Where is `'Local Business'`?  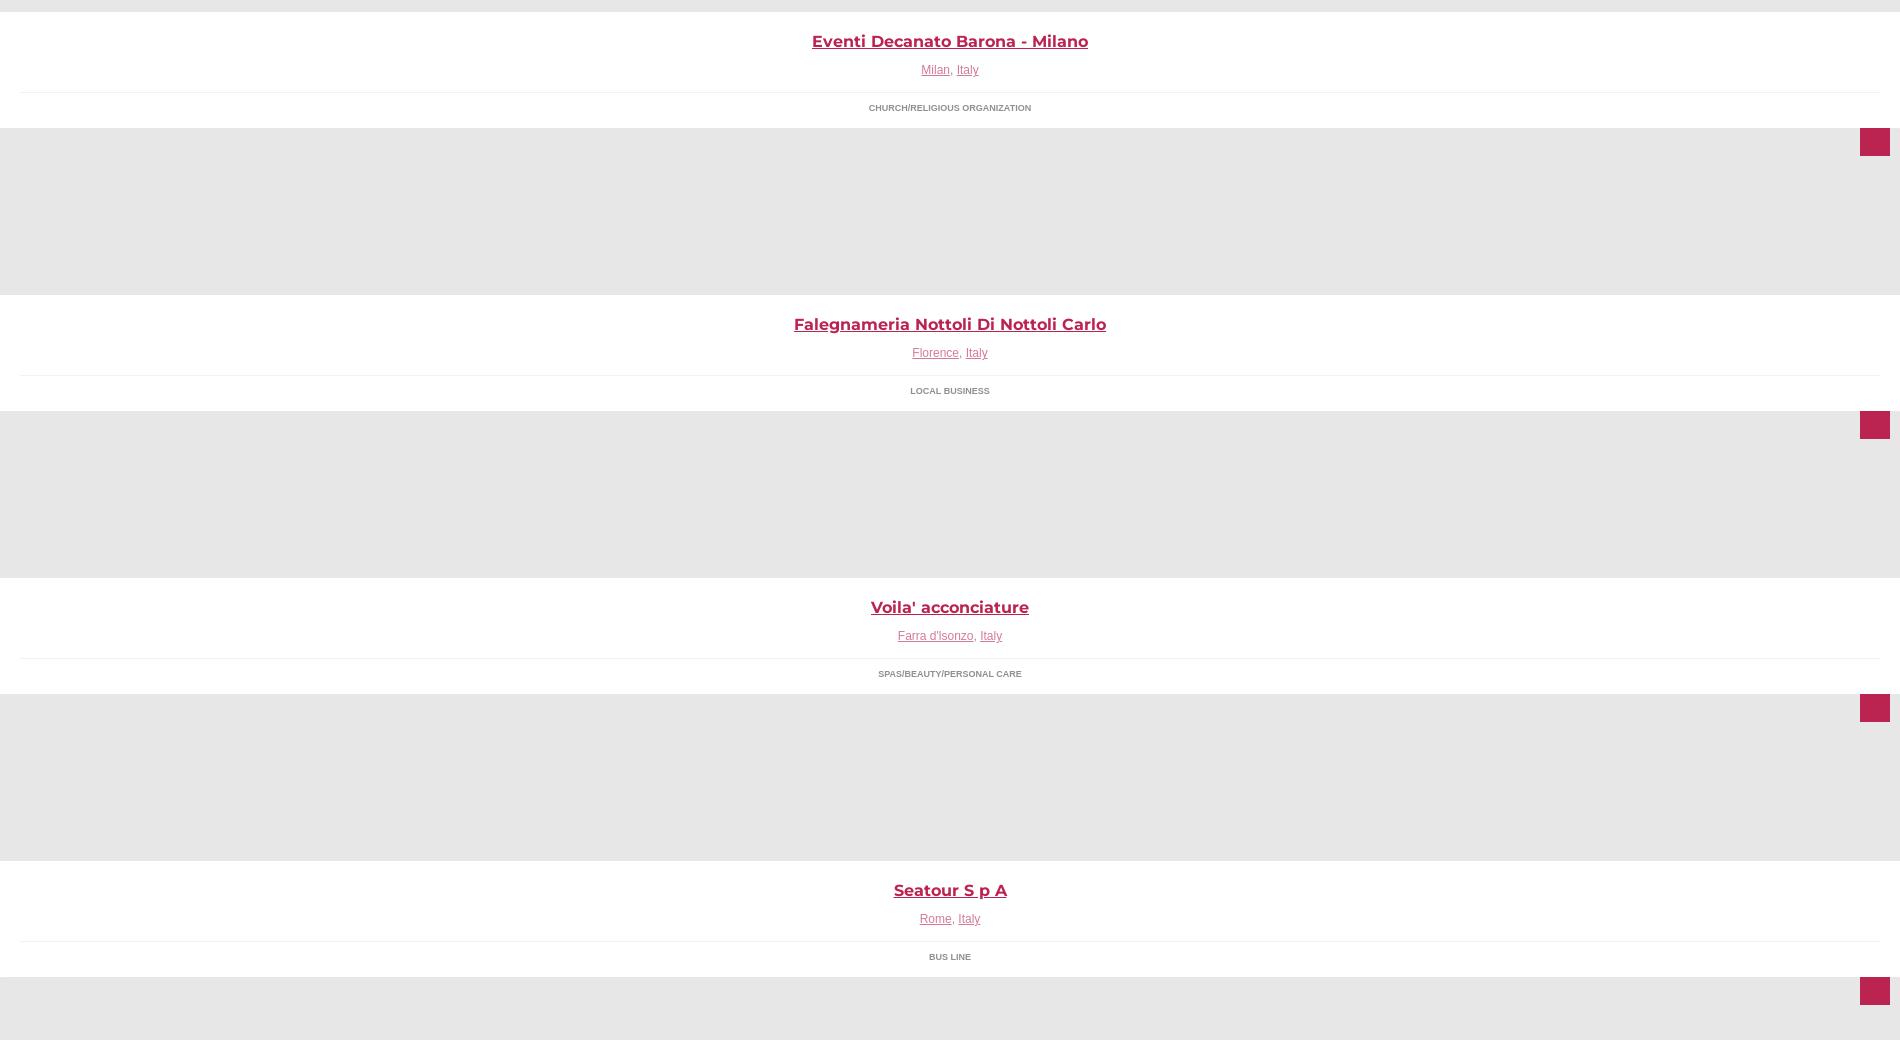 'Local Business' is located at coordinates (948, 391).